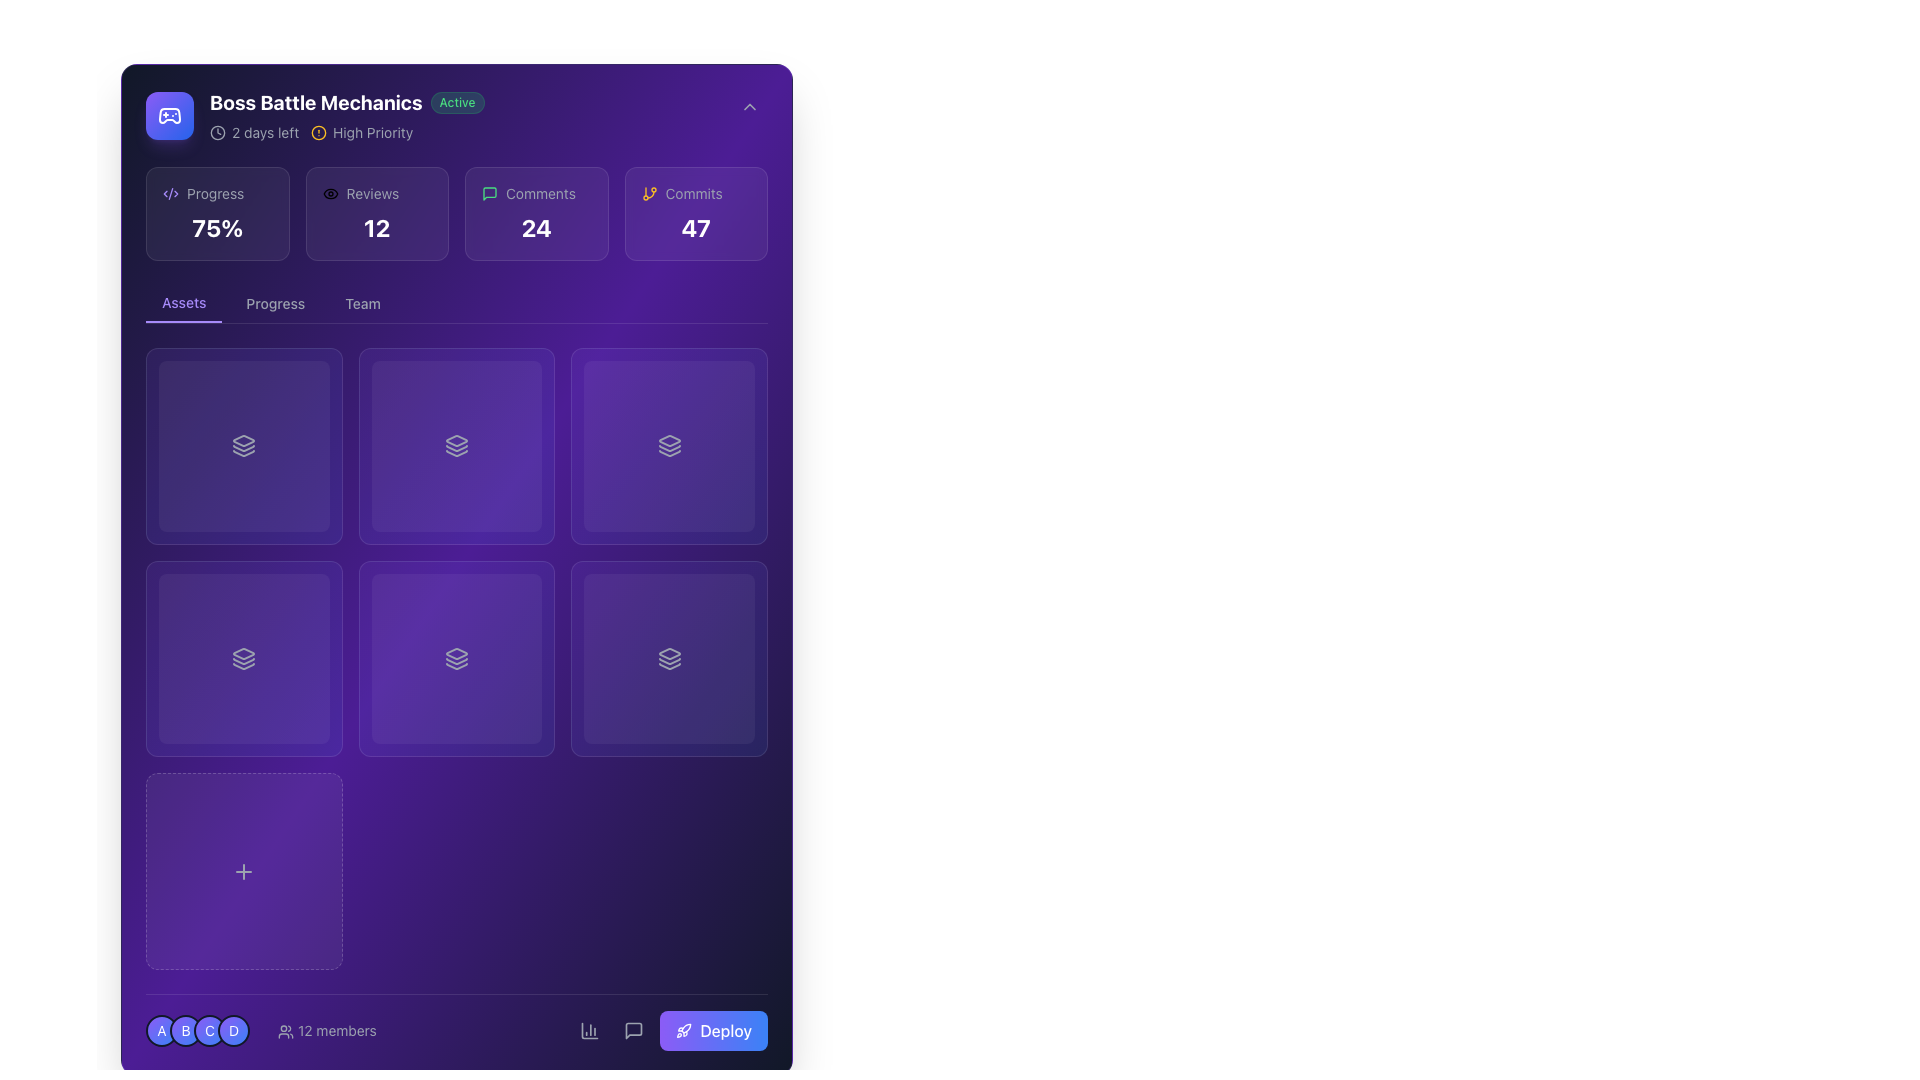 The image size is (1920, 1080). What do you see at coordinates (589, 1030) in the screenshot?
I see `the analytics button located to the left of the 'Deploy' button in the bottom section of the interface` at bounding box center [589, 1030].